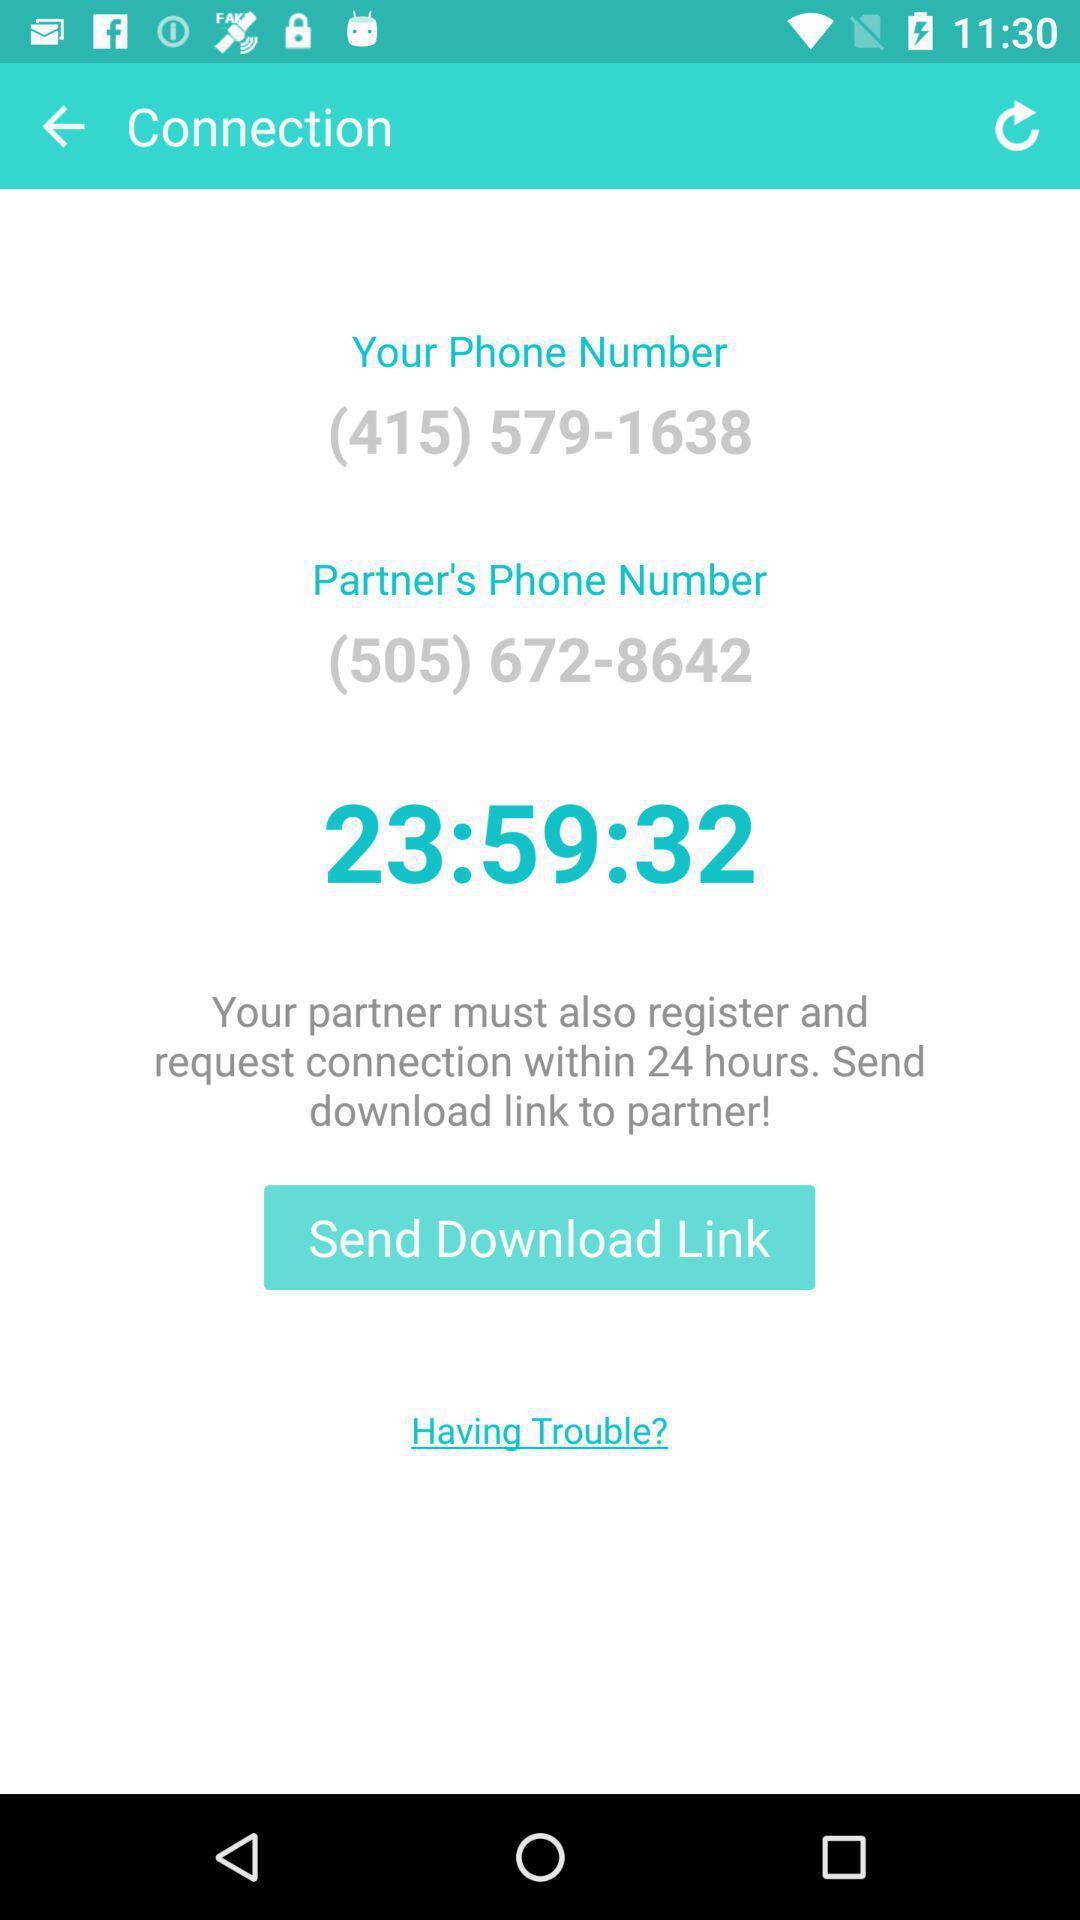  I want to click on the icon to the right of connection item, so click(1017, 124).